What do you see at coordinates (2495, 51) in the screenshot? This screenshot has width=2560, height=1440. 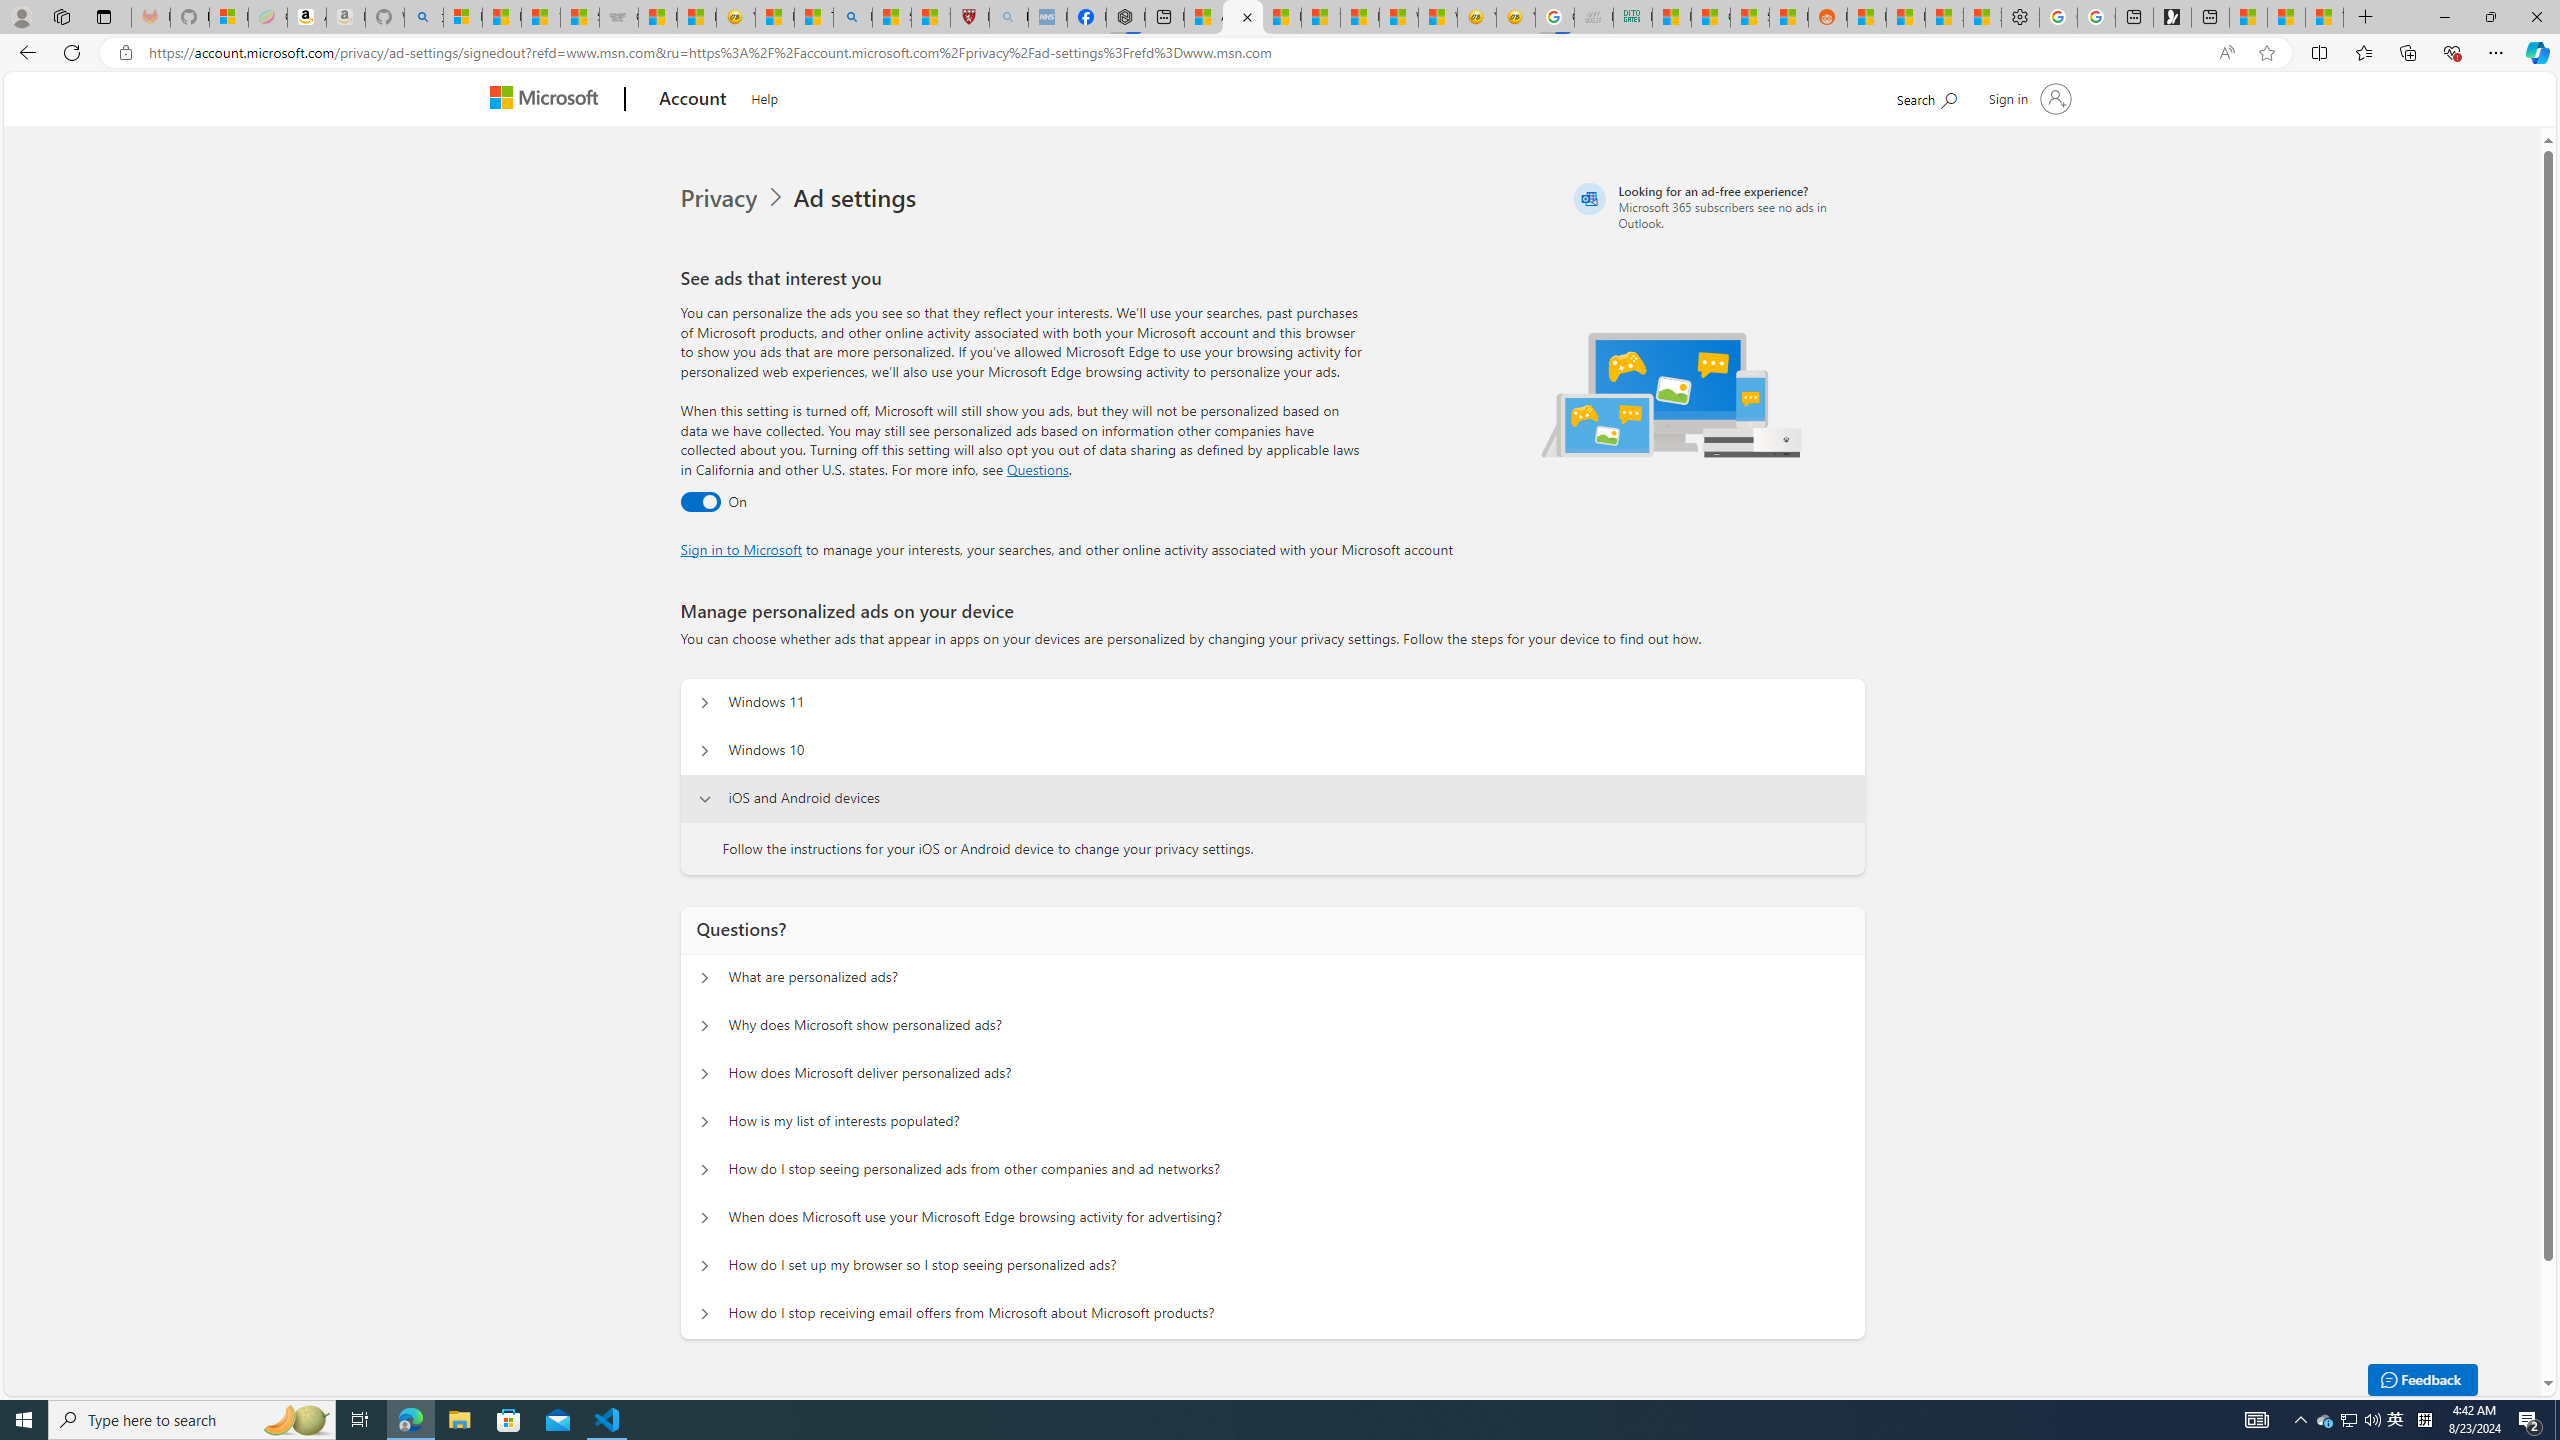 I see `'Settings and more (Alt+F)'` at bounding box center [2495, 51].